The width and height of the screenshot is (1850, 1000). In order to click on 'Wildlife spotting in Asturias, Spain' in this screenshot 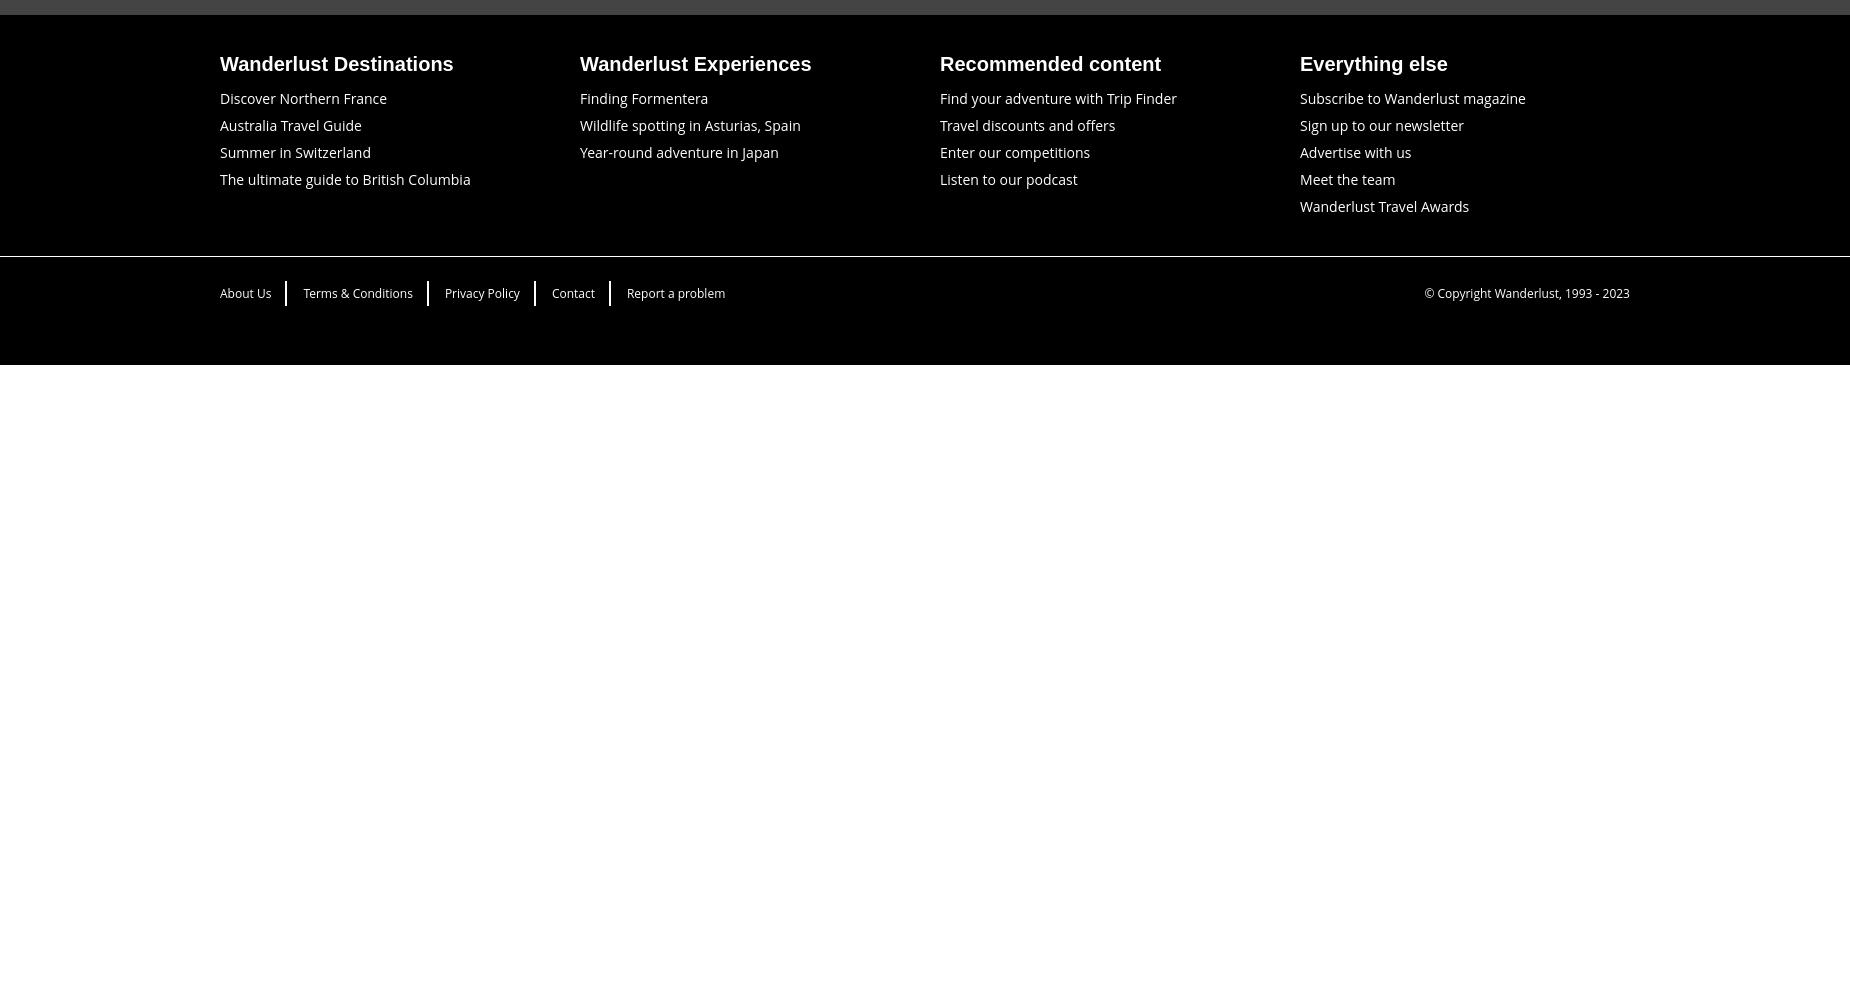, I will do `click(690, 123)`.